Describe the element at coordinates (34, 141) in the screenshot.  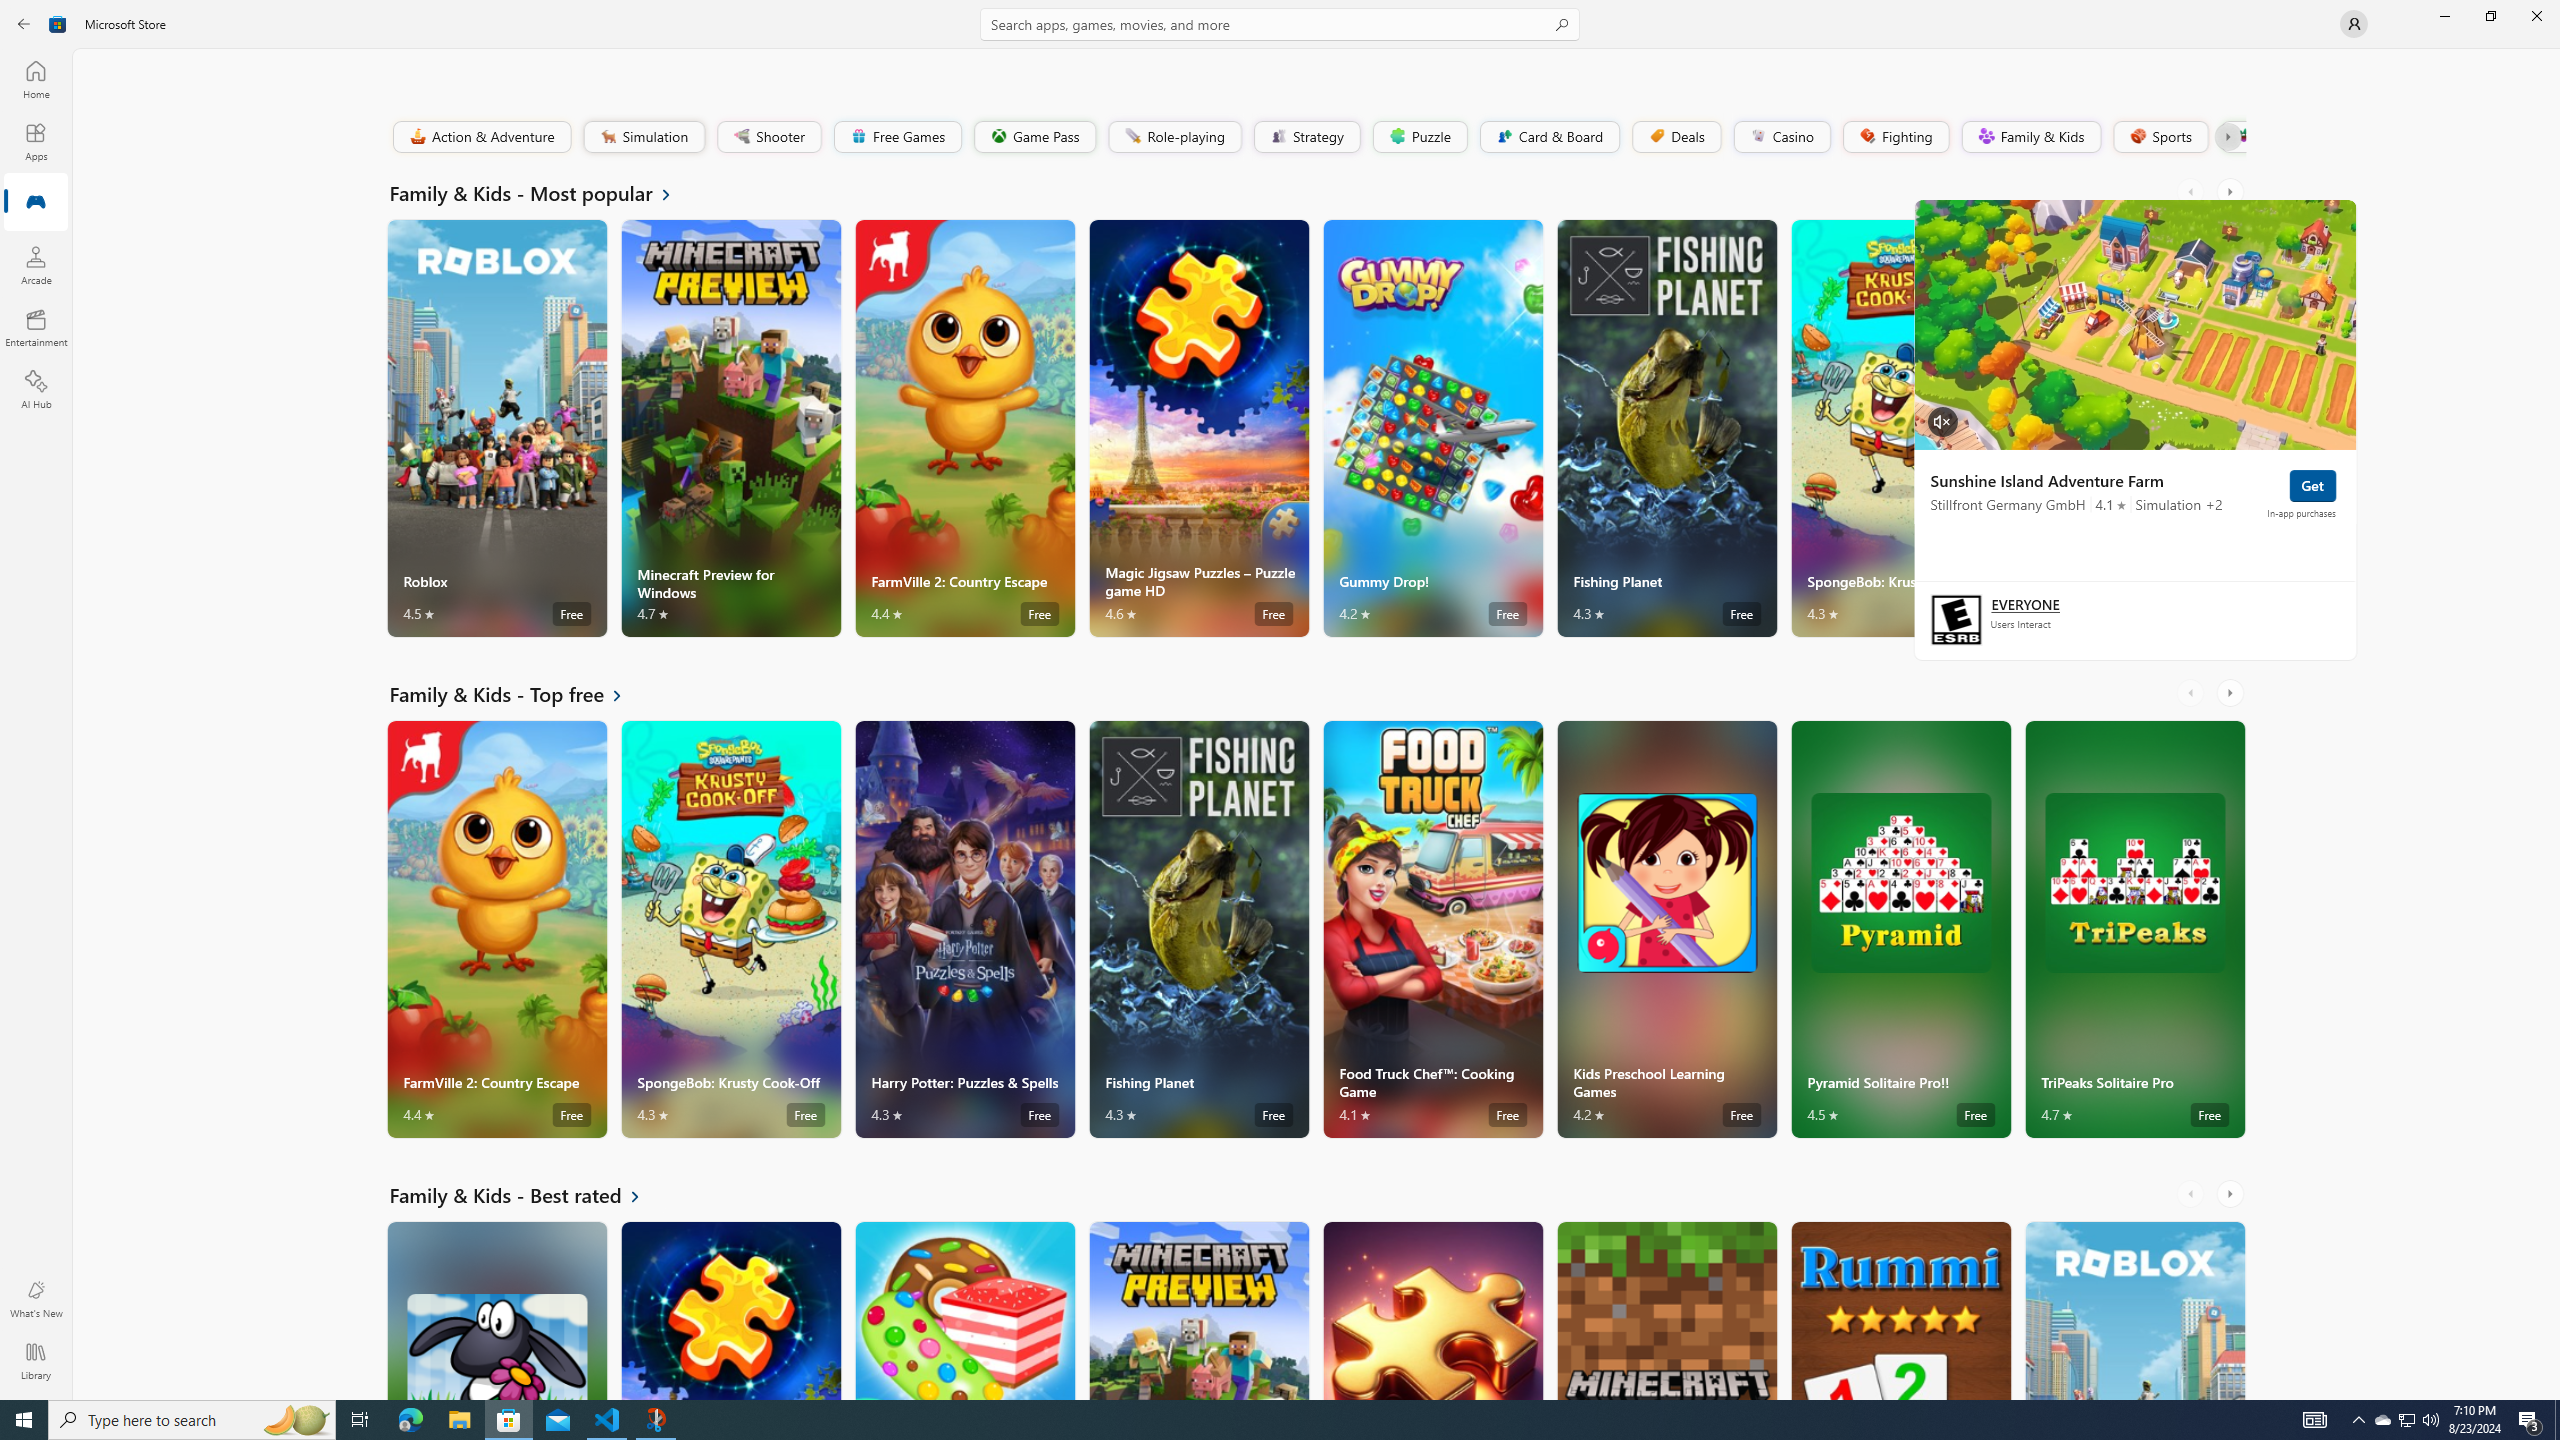
I see `'Apps'` at that location.